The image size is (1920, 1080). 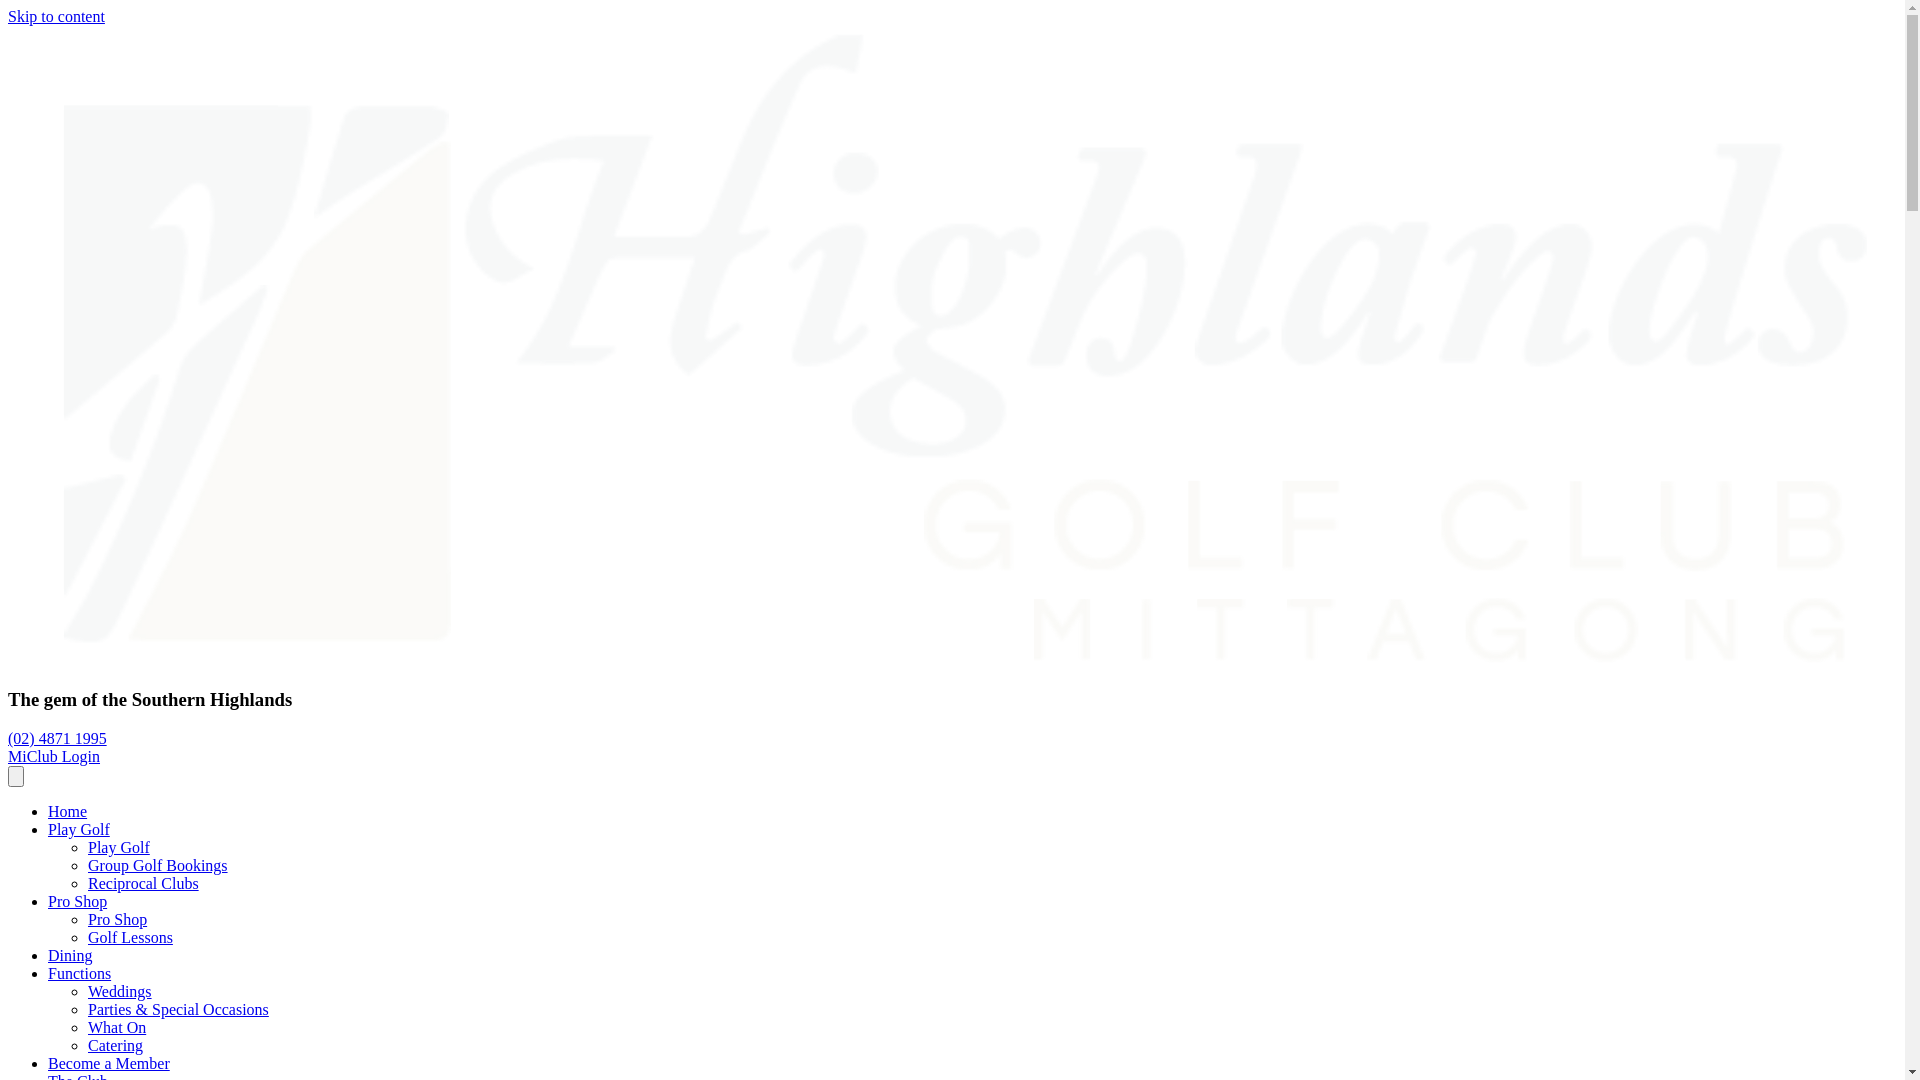 I want to click on 'Skip to content', so click(x=8, y=16).